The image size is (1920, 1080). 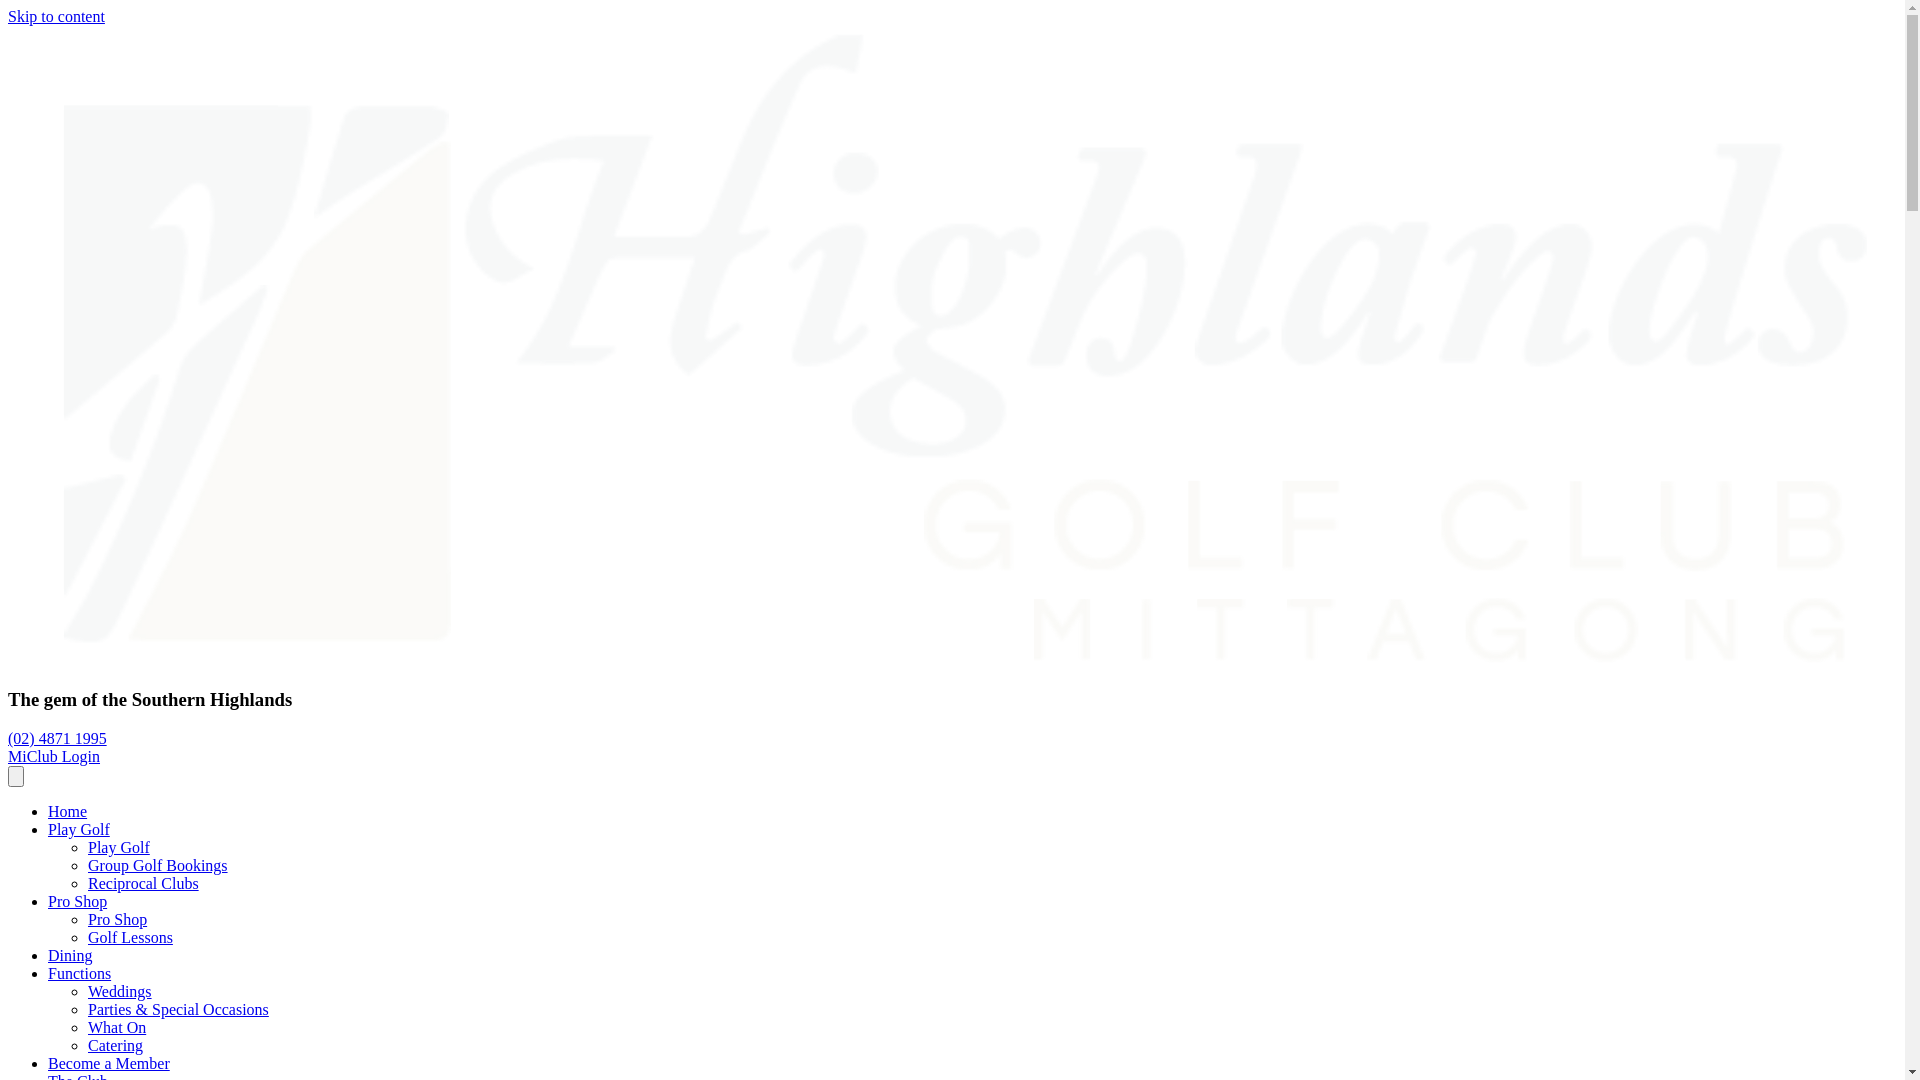 I want to click on 'Skip to content', so click(x=8, y=16).